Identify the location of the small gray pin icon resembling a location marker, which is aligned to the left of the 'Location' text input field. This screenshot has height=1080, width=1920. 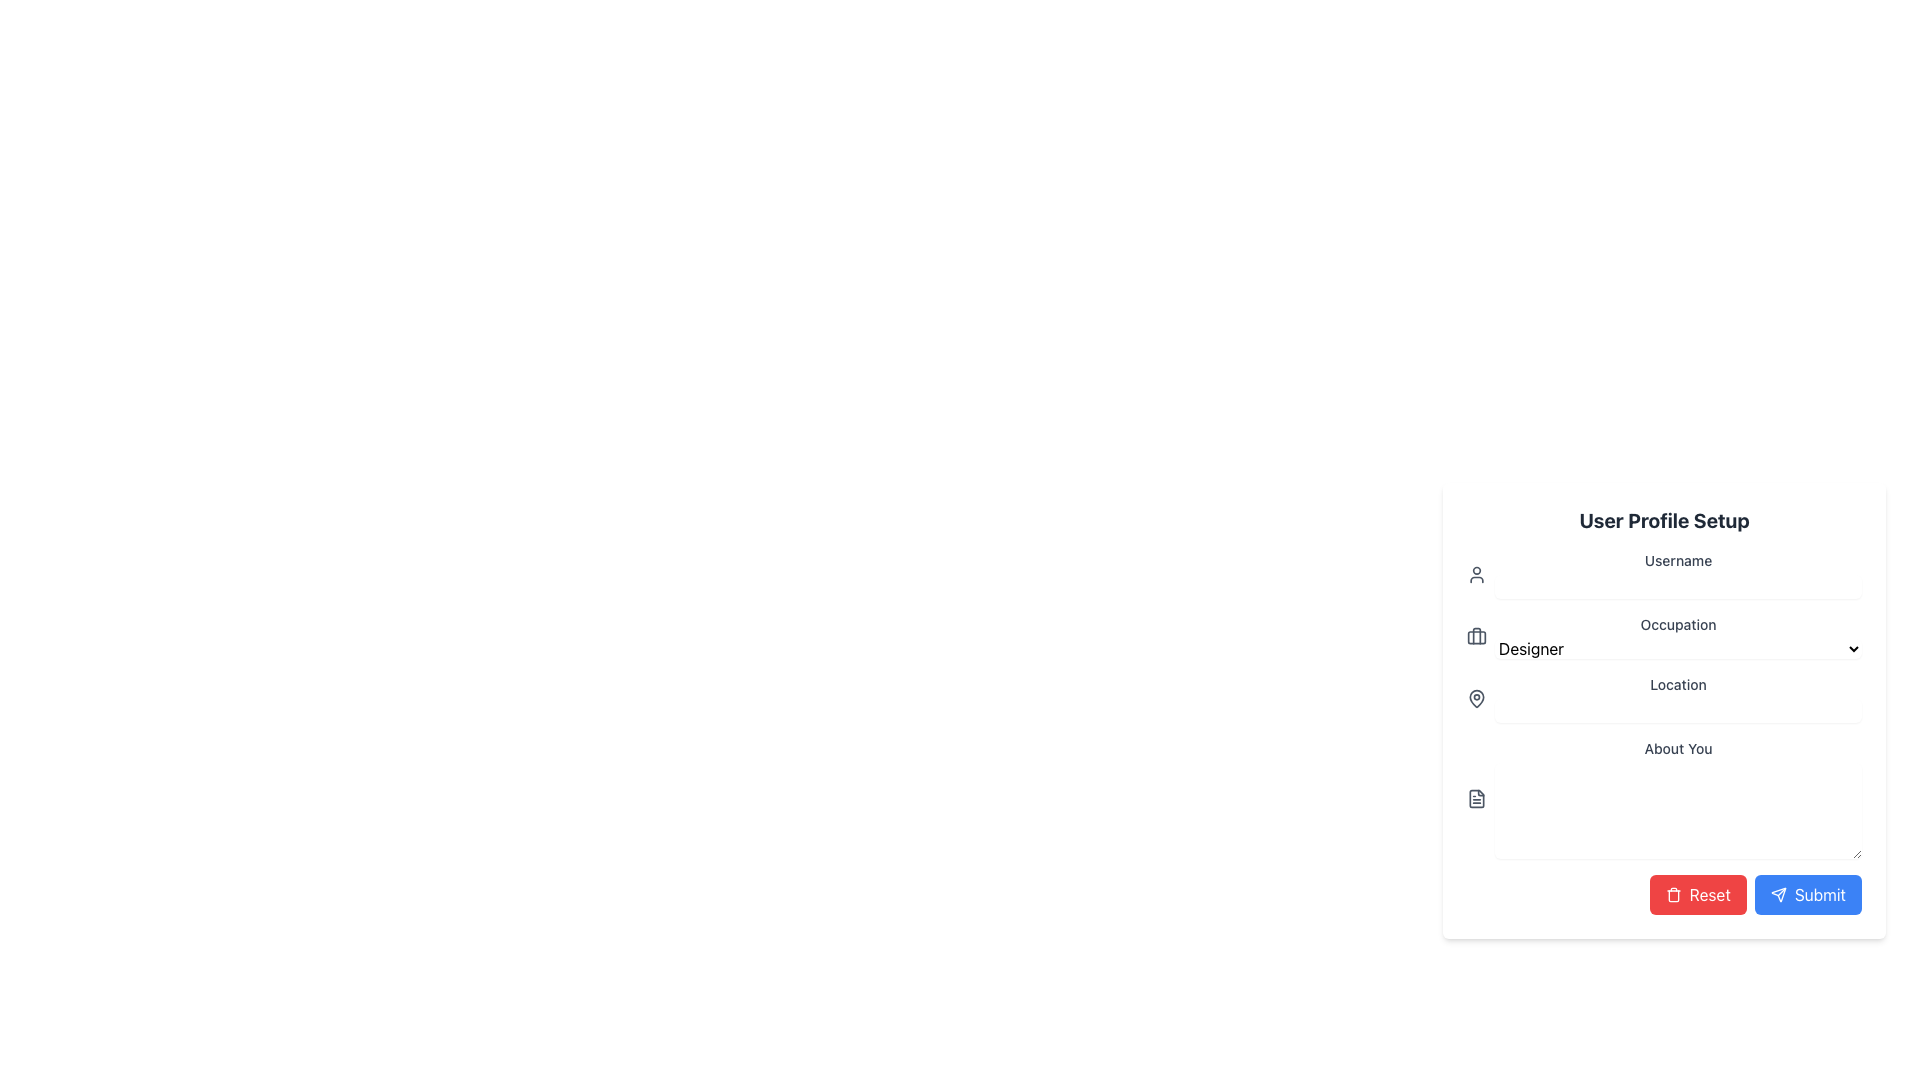
(1477, 697).